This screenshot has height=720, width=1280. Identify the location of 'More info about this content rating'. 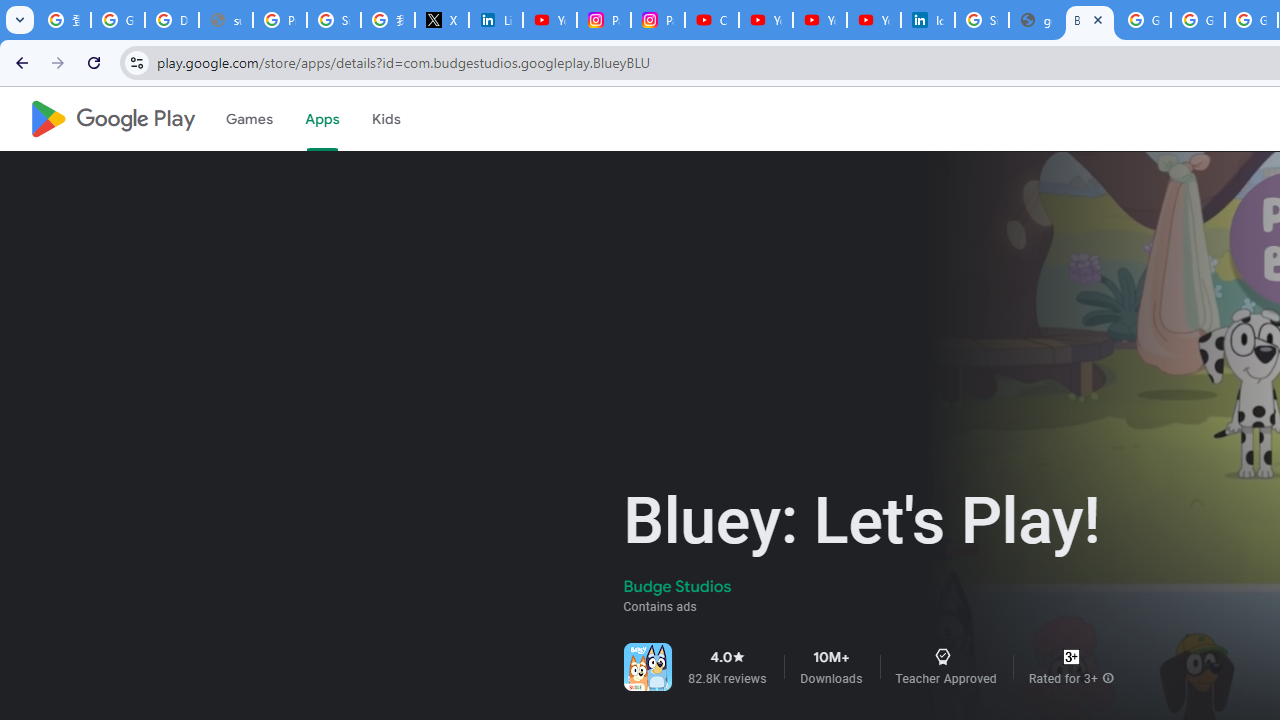
(1107, 677).